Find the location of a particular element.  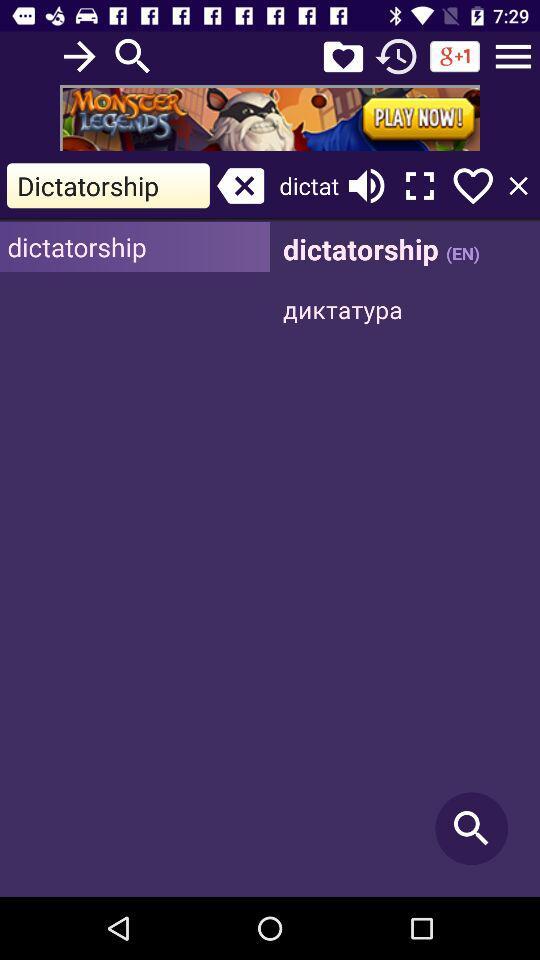

the favorite icon is located at coordinates (472, 185).